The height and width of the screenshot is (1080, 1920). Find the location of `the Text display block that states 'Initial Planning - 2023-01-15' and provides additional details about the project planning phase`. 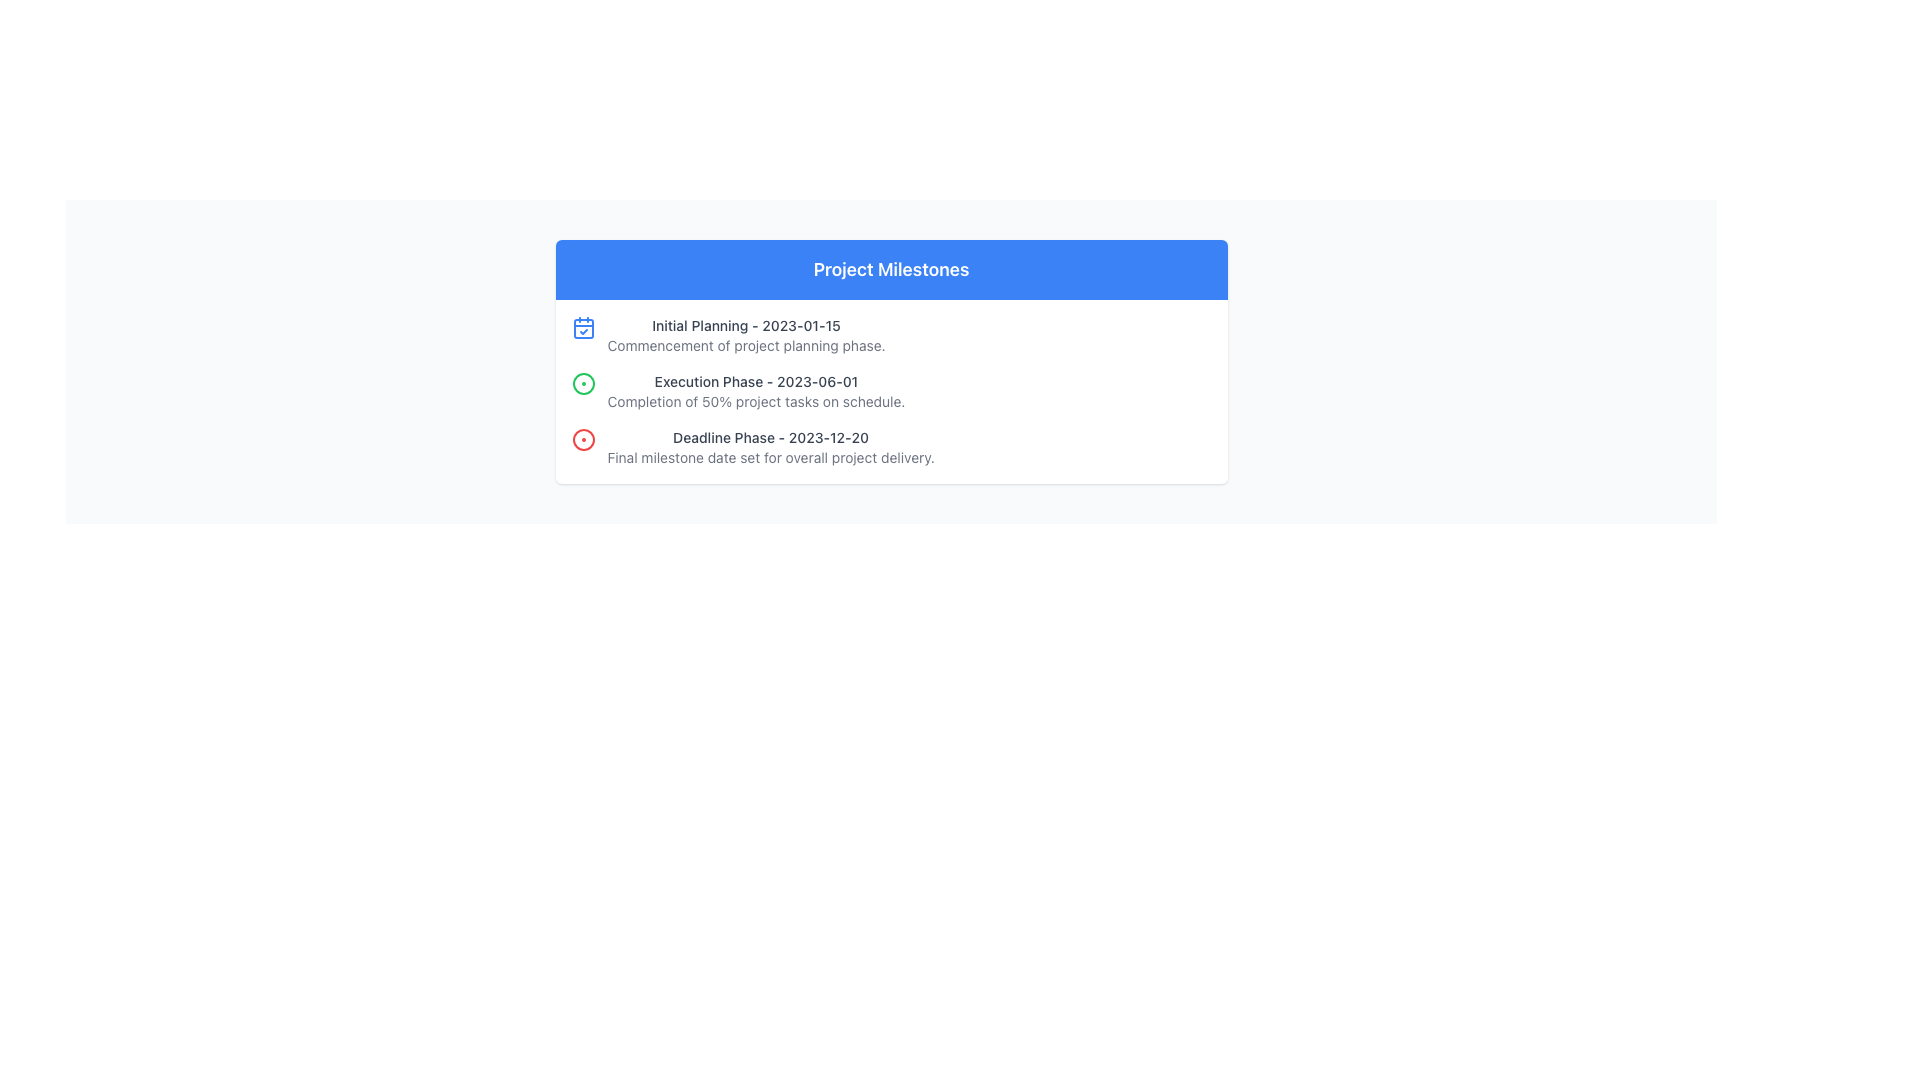

the Text display block that states 'Initial Planning - 2023-01-15' and provides additional details about the project planning phase is located at coordinates (745, 334).